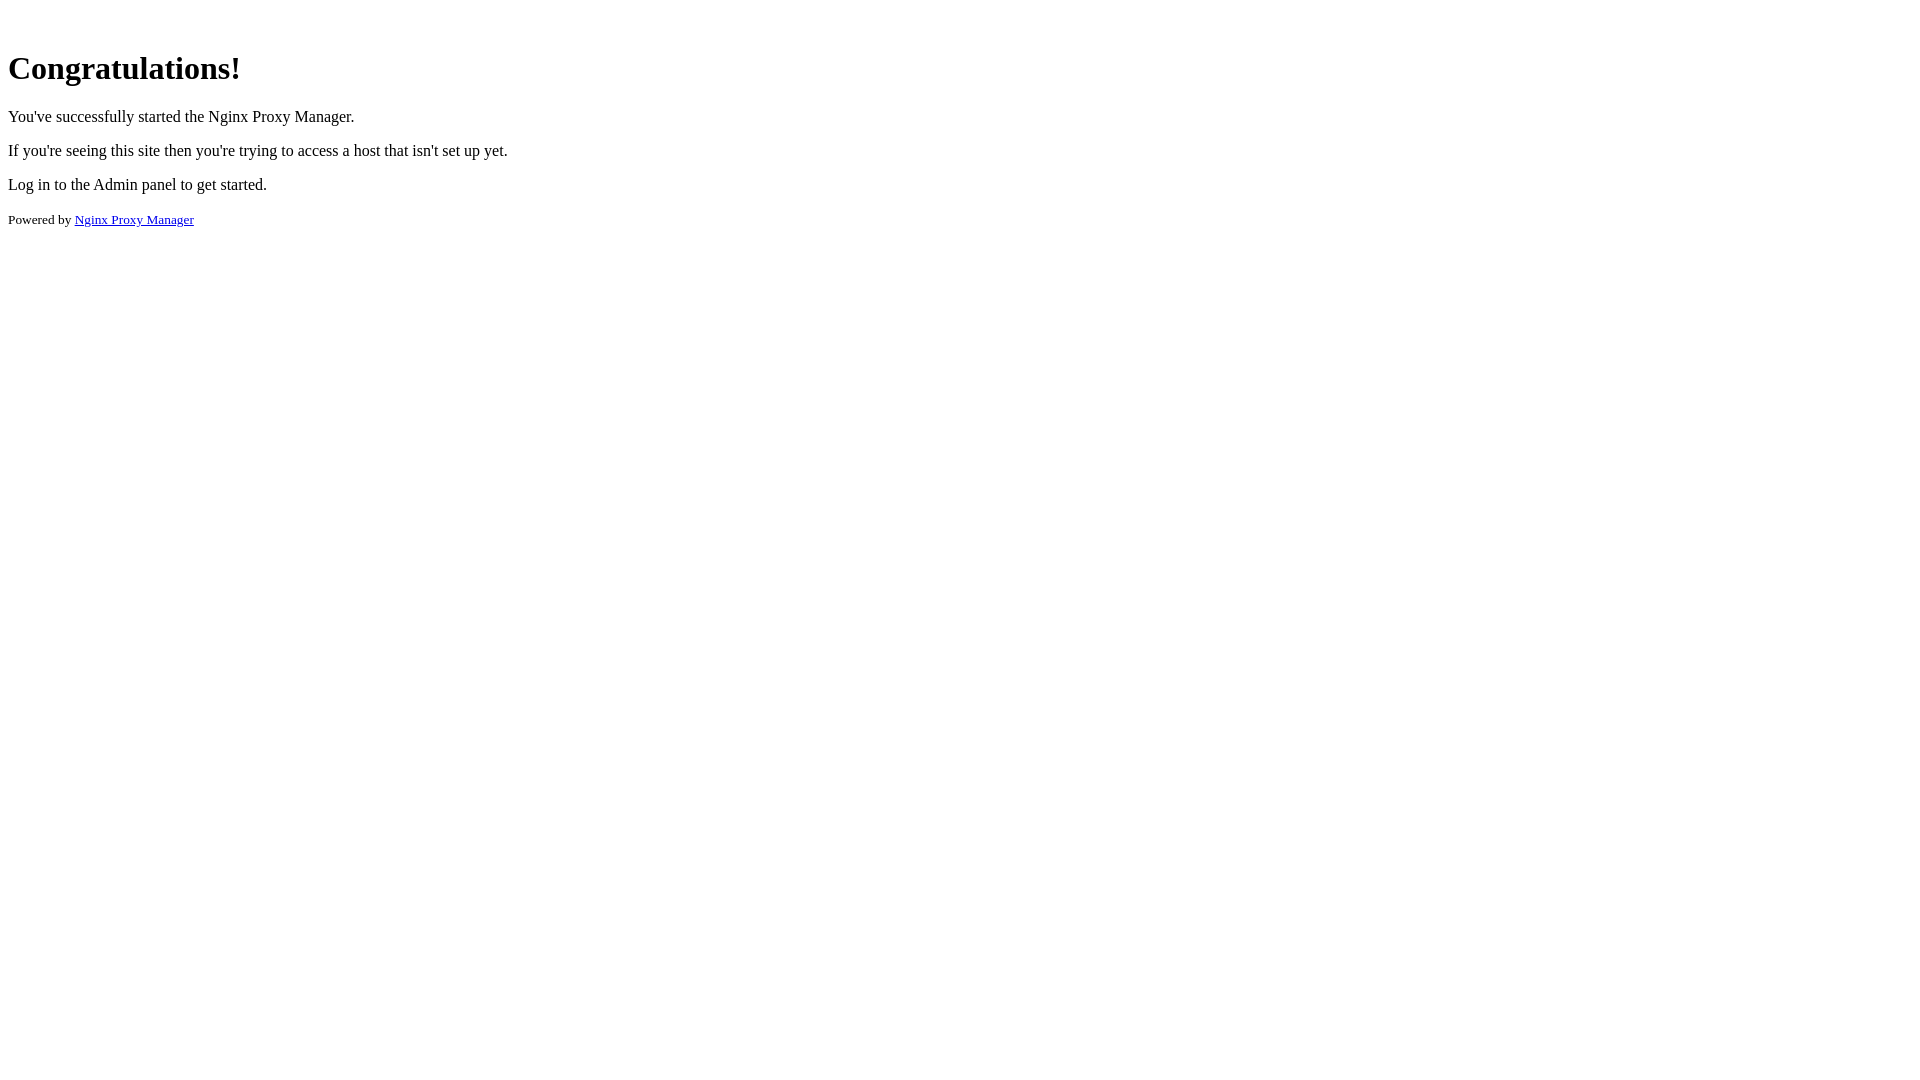 The width and height of the screenshot is (1920, 1080). I want to click on 'Nginx Proxy Manager', so click(133, 219).